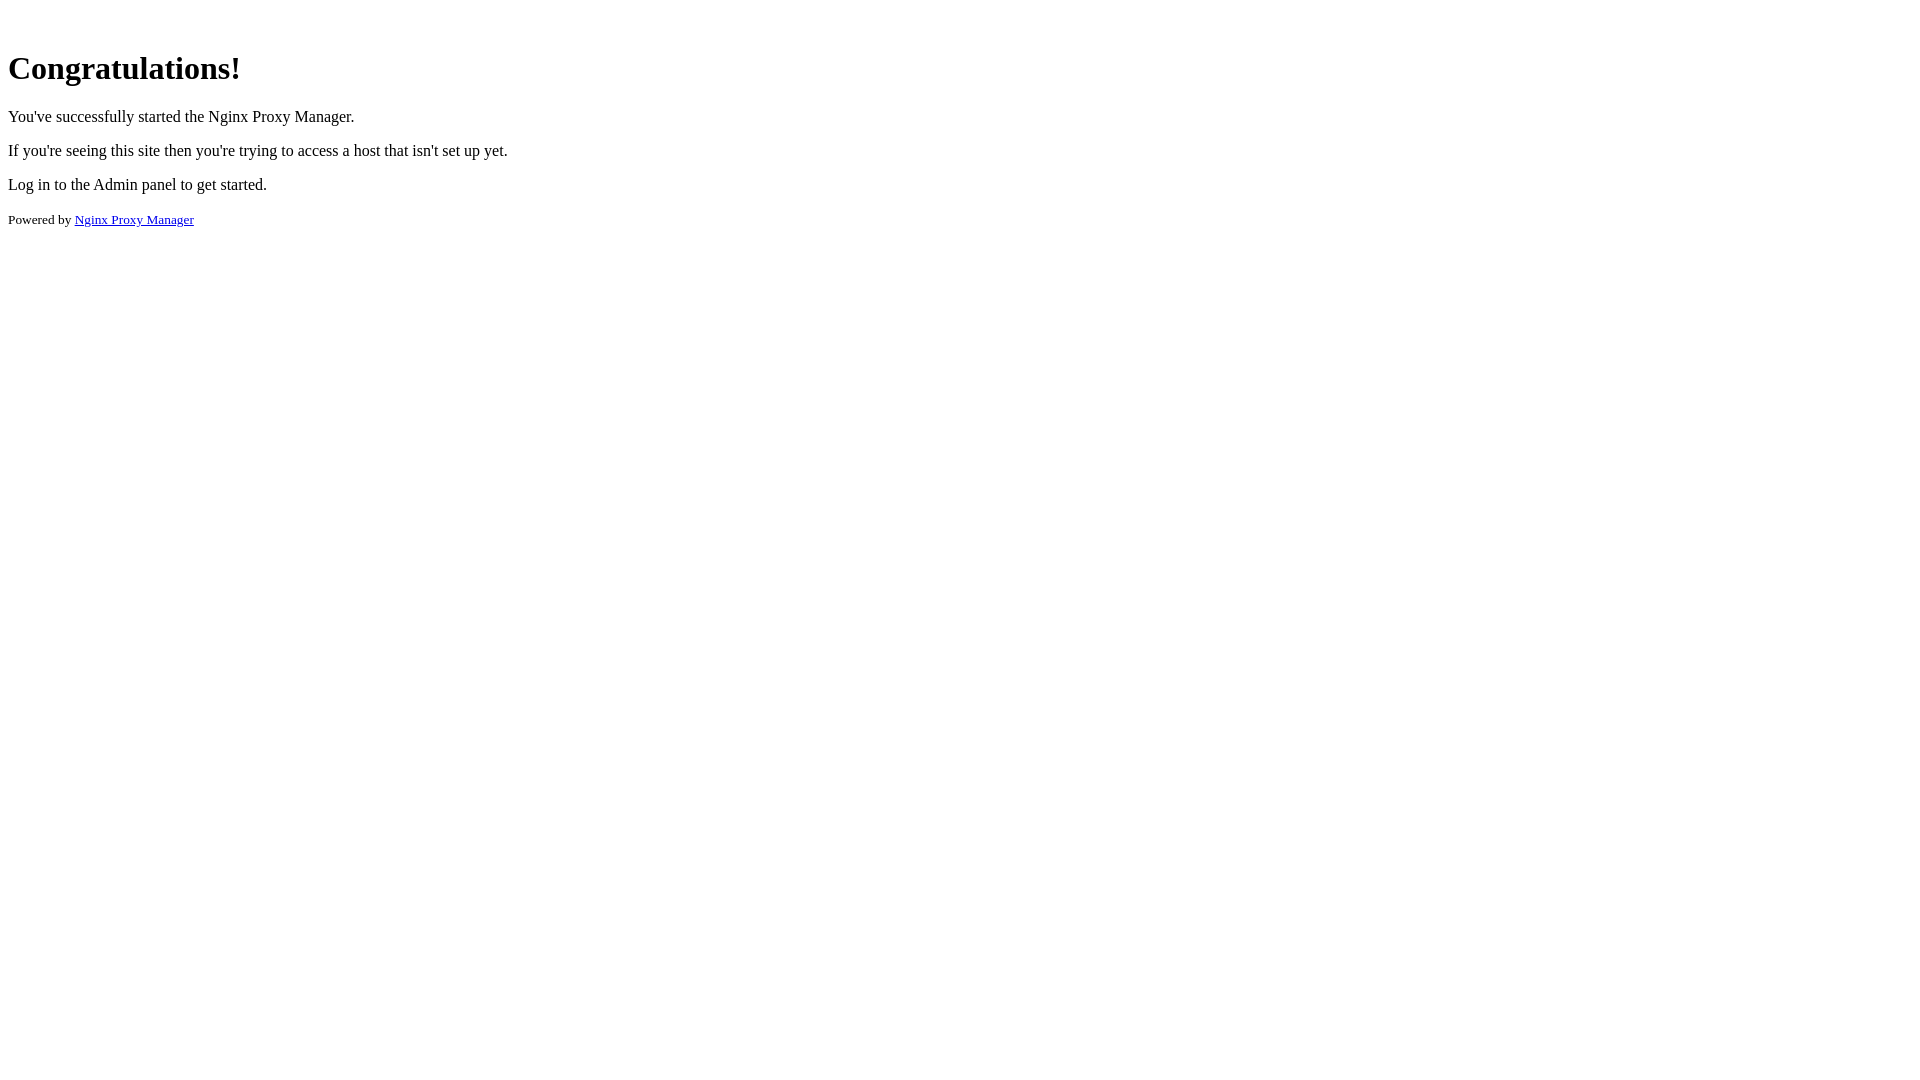 The width and height of the screenshot is (1920, 1080). I want to click on 'Nginx Proxy Manager', so click(133, 219).